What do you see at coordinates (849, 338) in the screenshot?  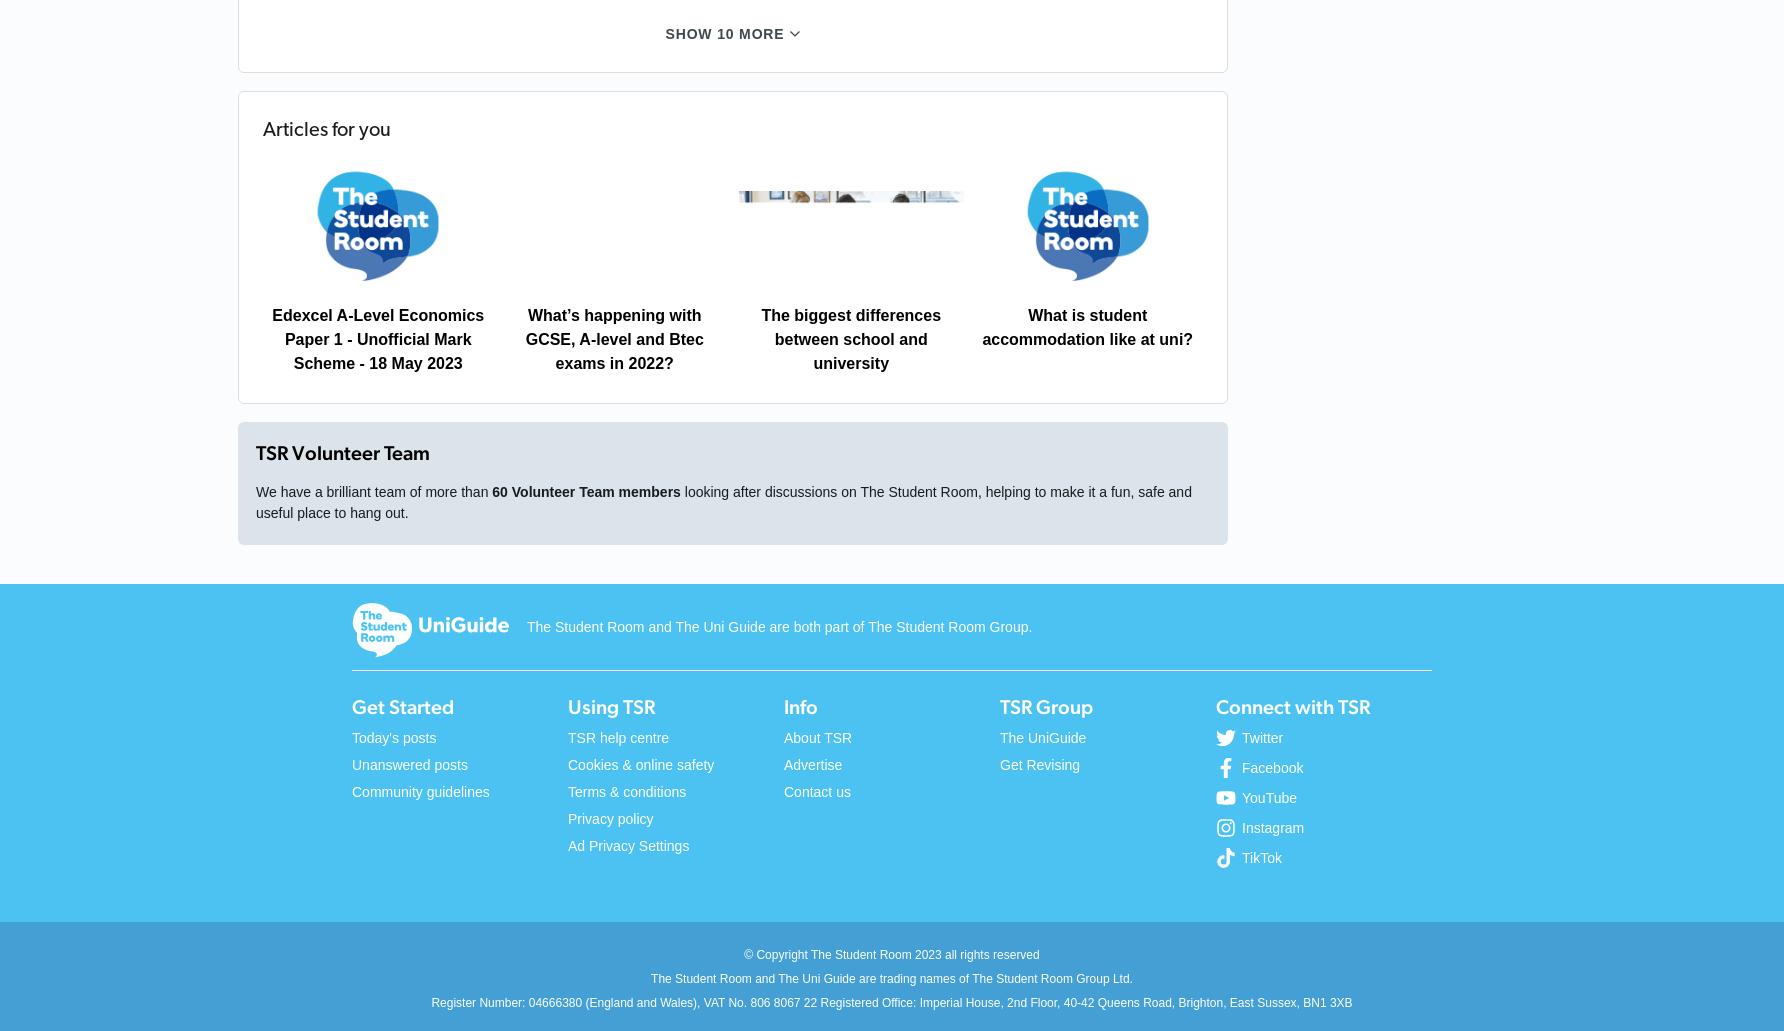 I see `'The biggest differences between school and university'` at bounding box center [849, 338].